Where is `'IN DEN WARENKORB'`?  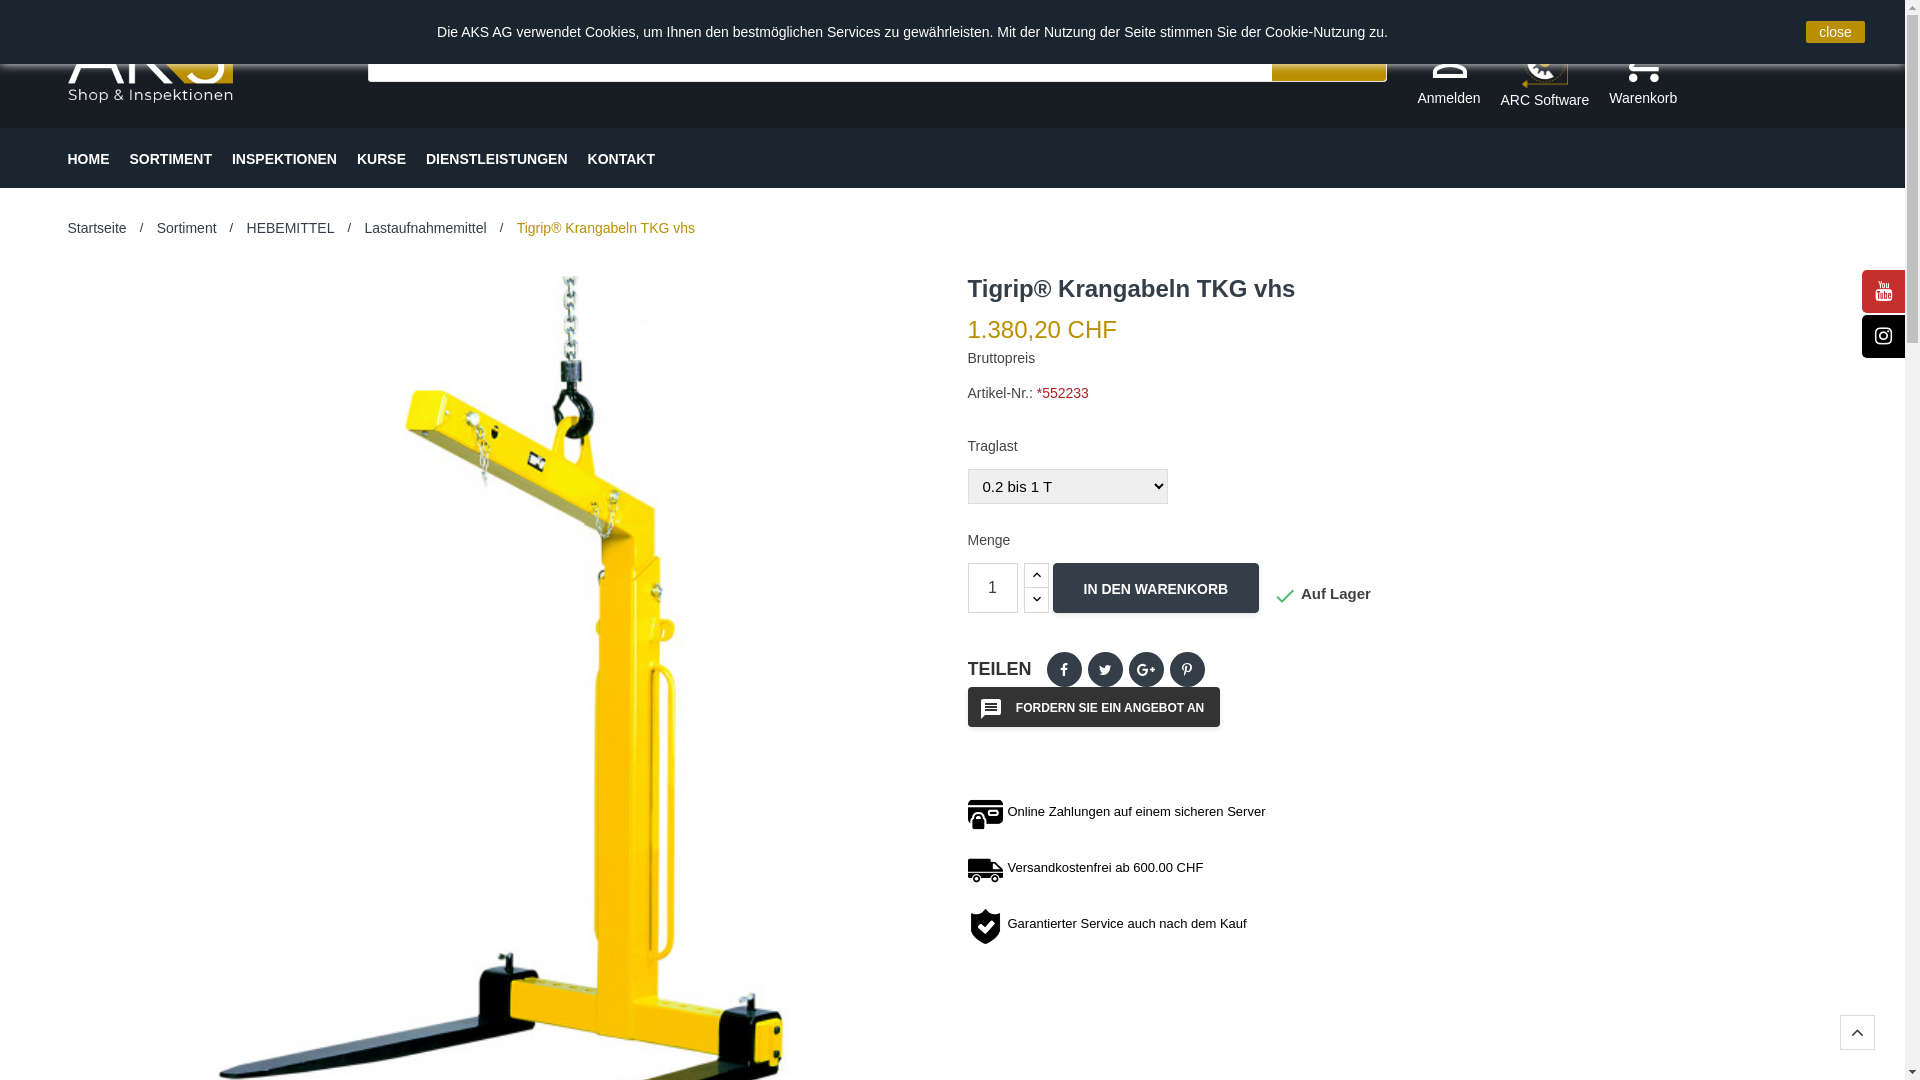
'IN DEN WARENKORB' is located at coordinates (1155, 586).